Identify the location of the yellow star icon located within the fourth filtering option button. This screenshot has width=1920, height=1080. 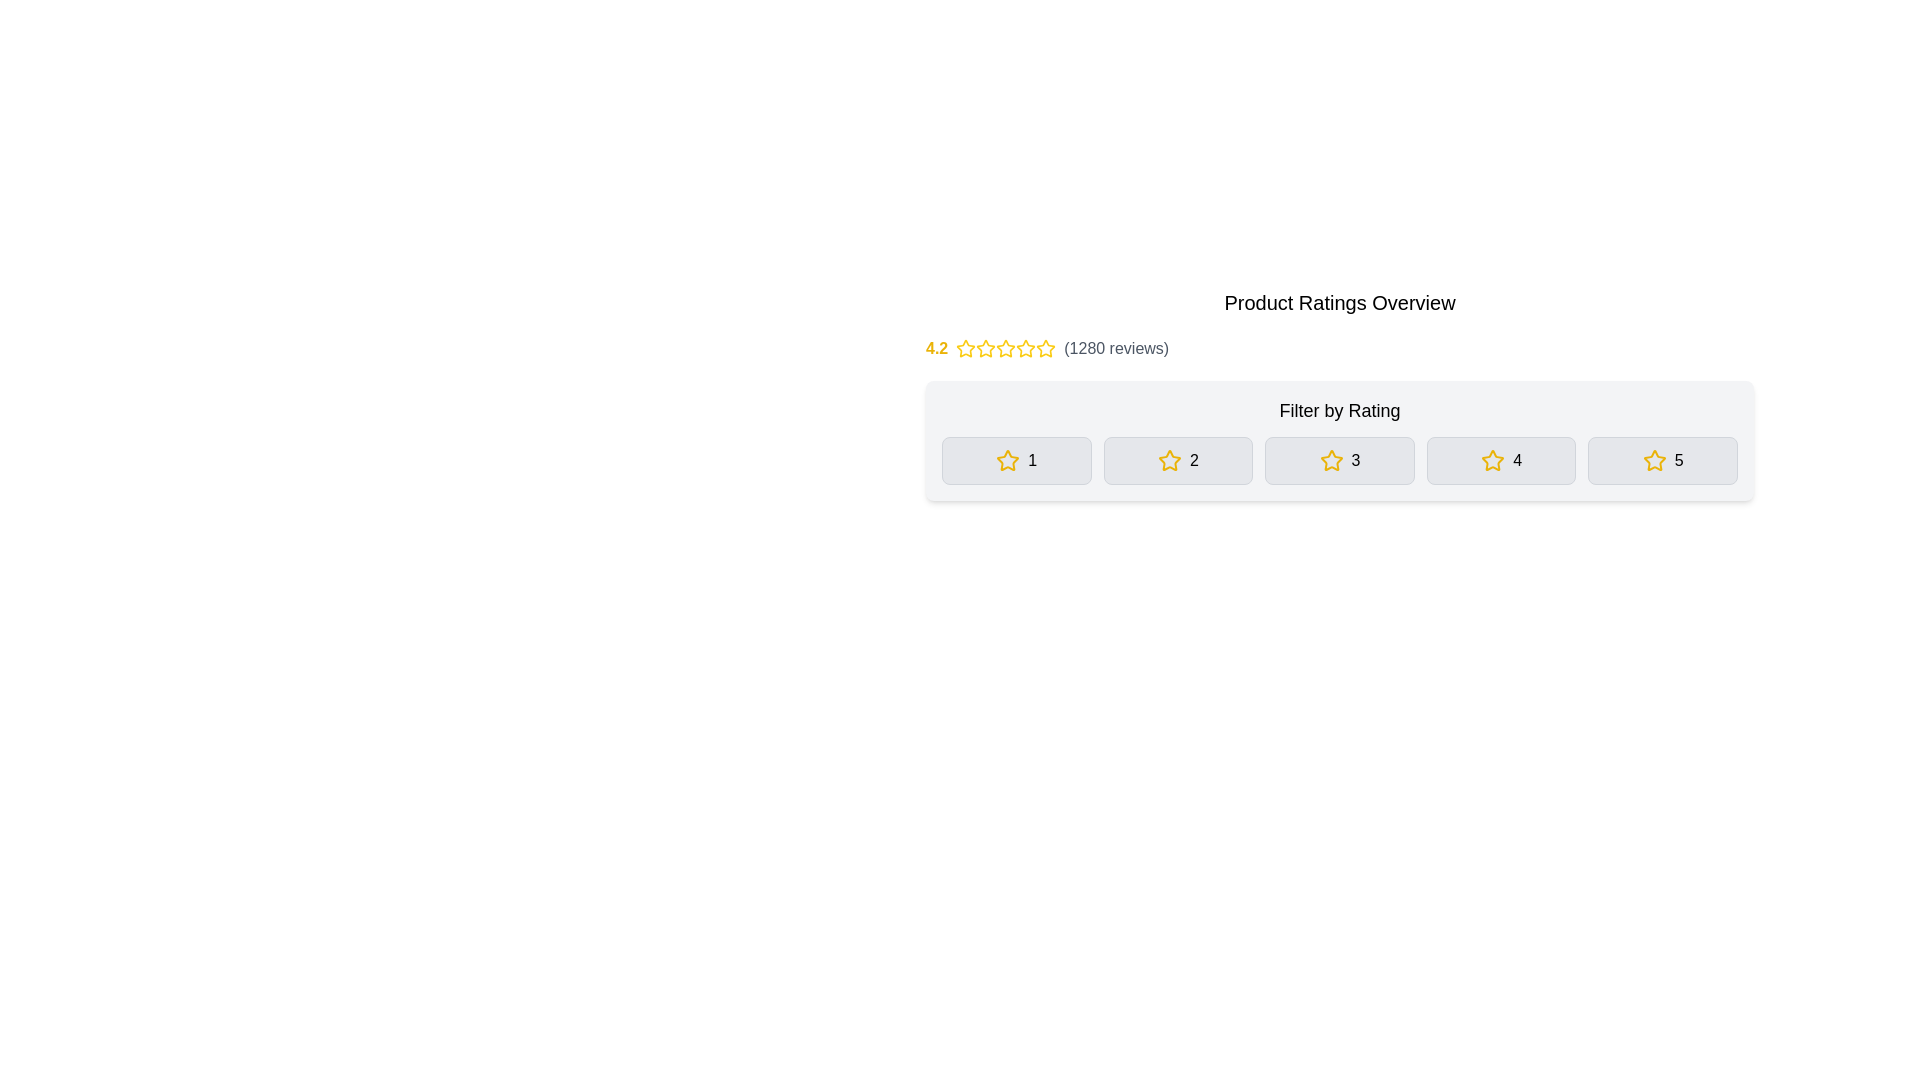
(1492, 461).